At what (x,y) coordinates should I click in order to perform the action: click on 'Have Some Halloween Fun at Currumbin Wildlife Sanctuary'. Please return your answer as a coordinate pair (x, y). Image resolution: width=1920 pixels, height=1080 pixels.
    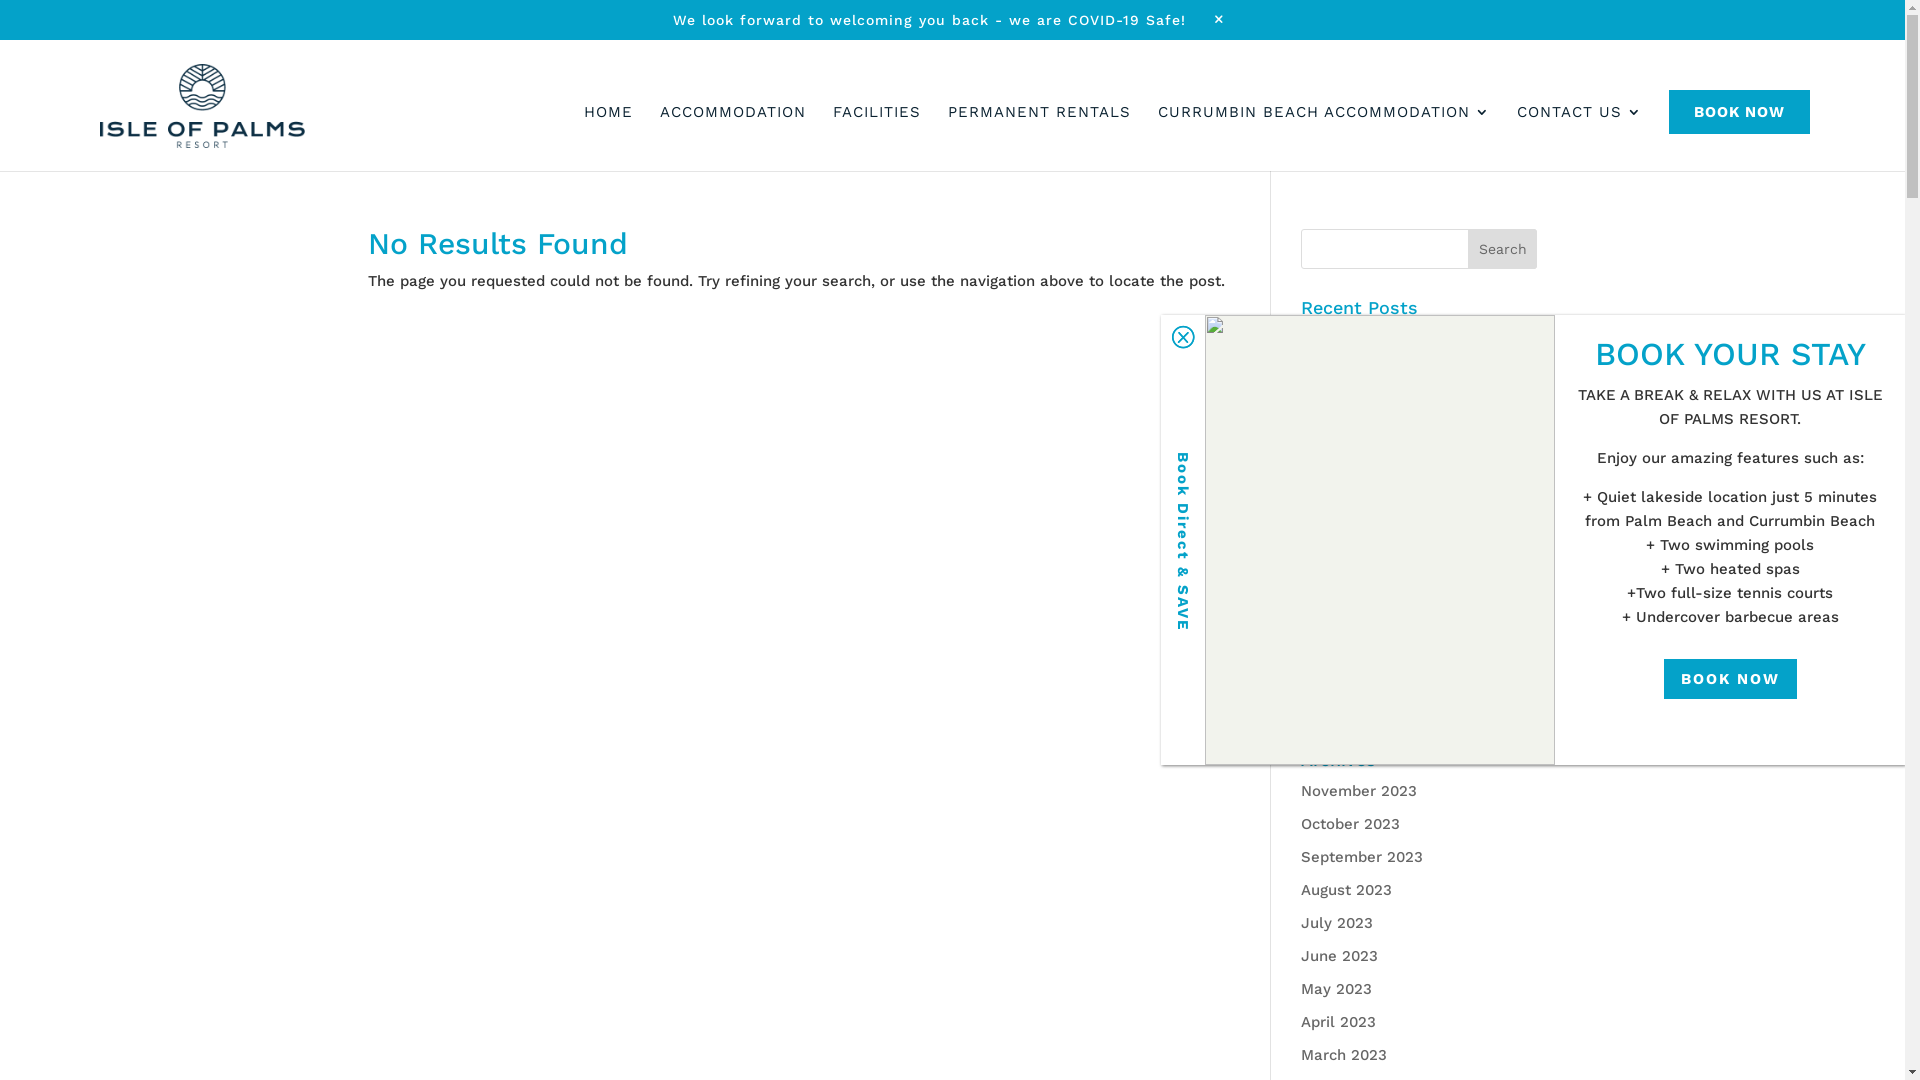
    Looking at the image, I should click on (1409, 493).